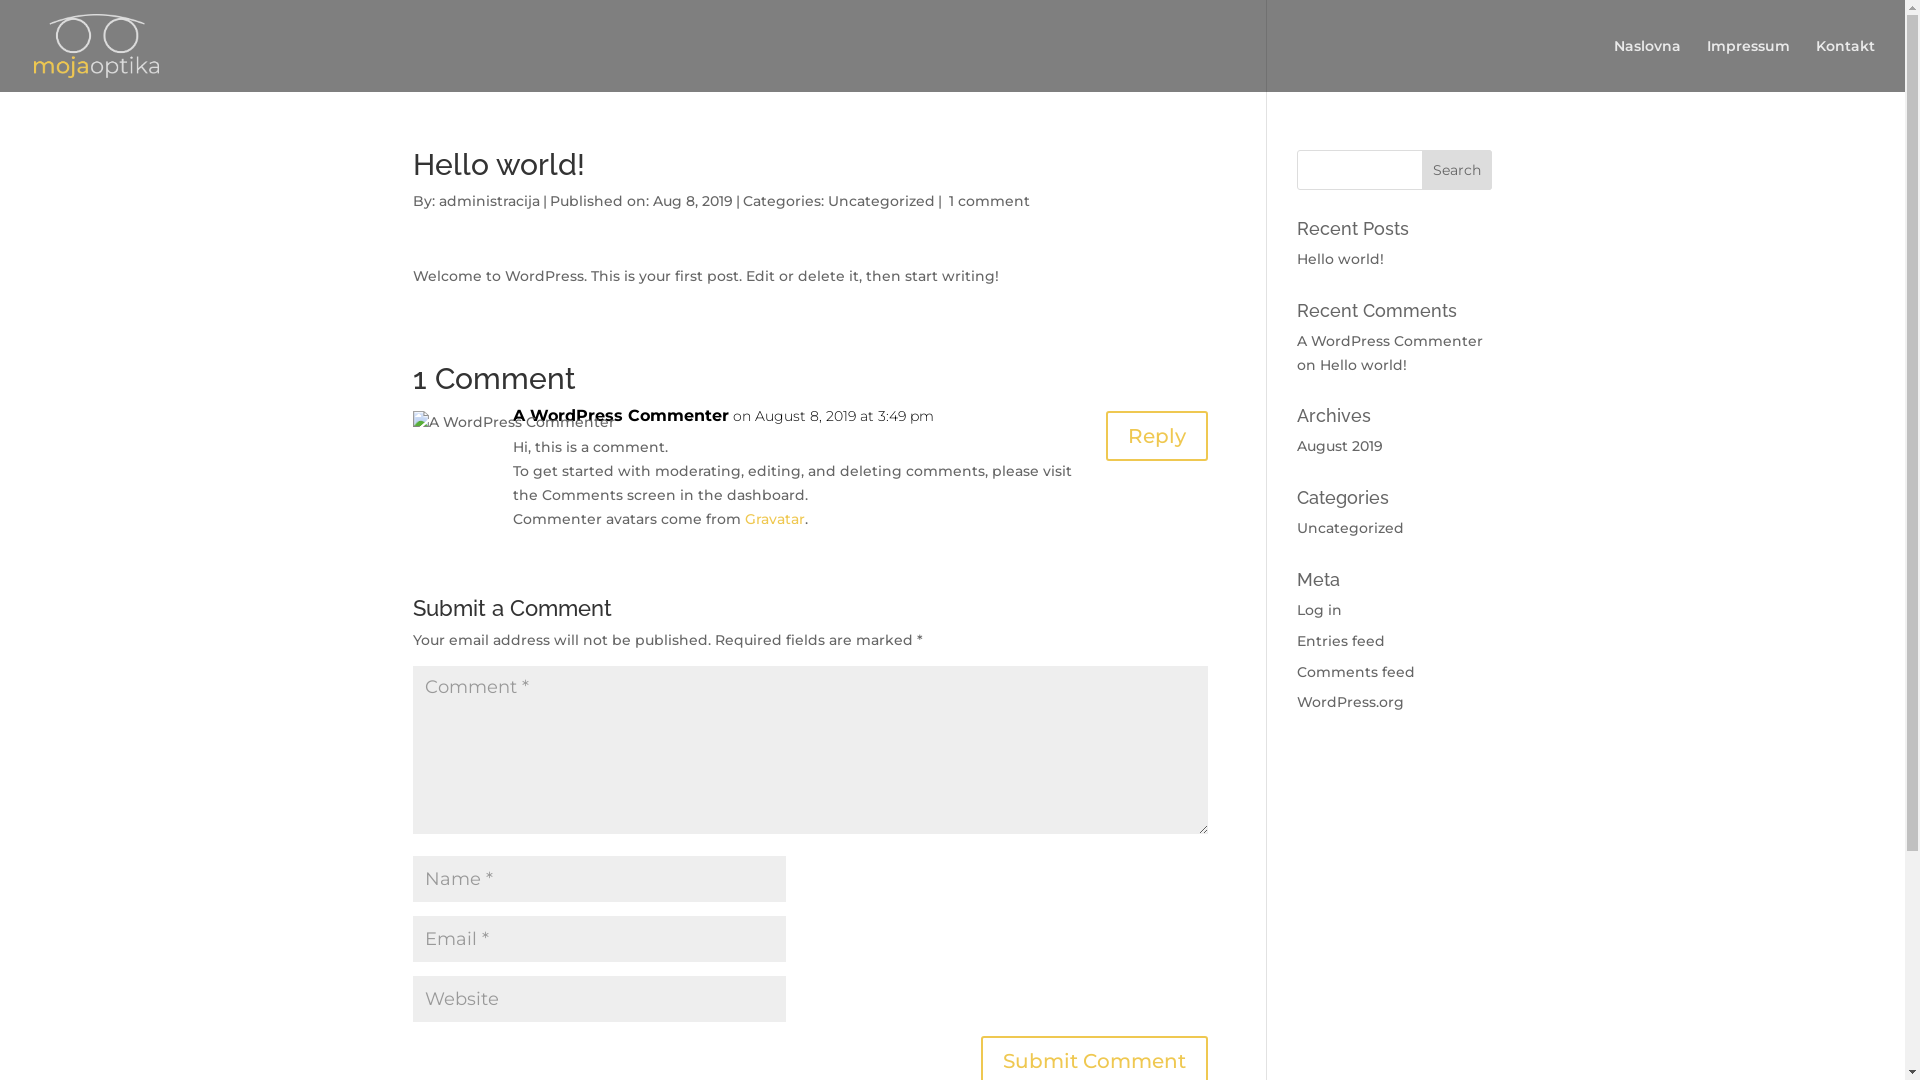  What do you see at coordinates (1320, 365) in the screenshot?
I see `'Hello world!'` at bounding box center [1320, 365].